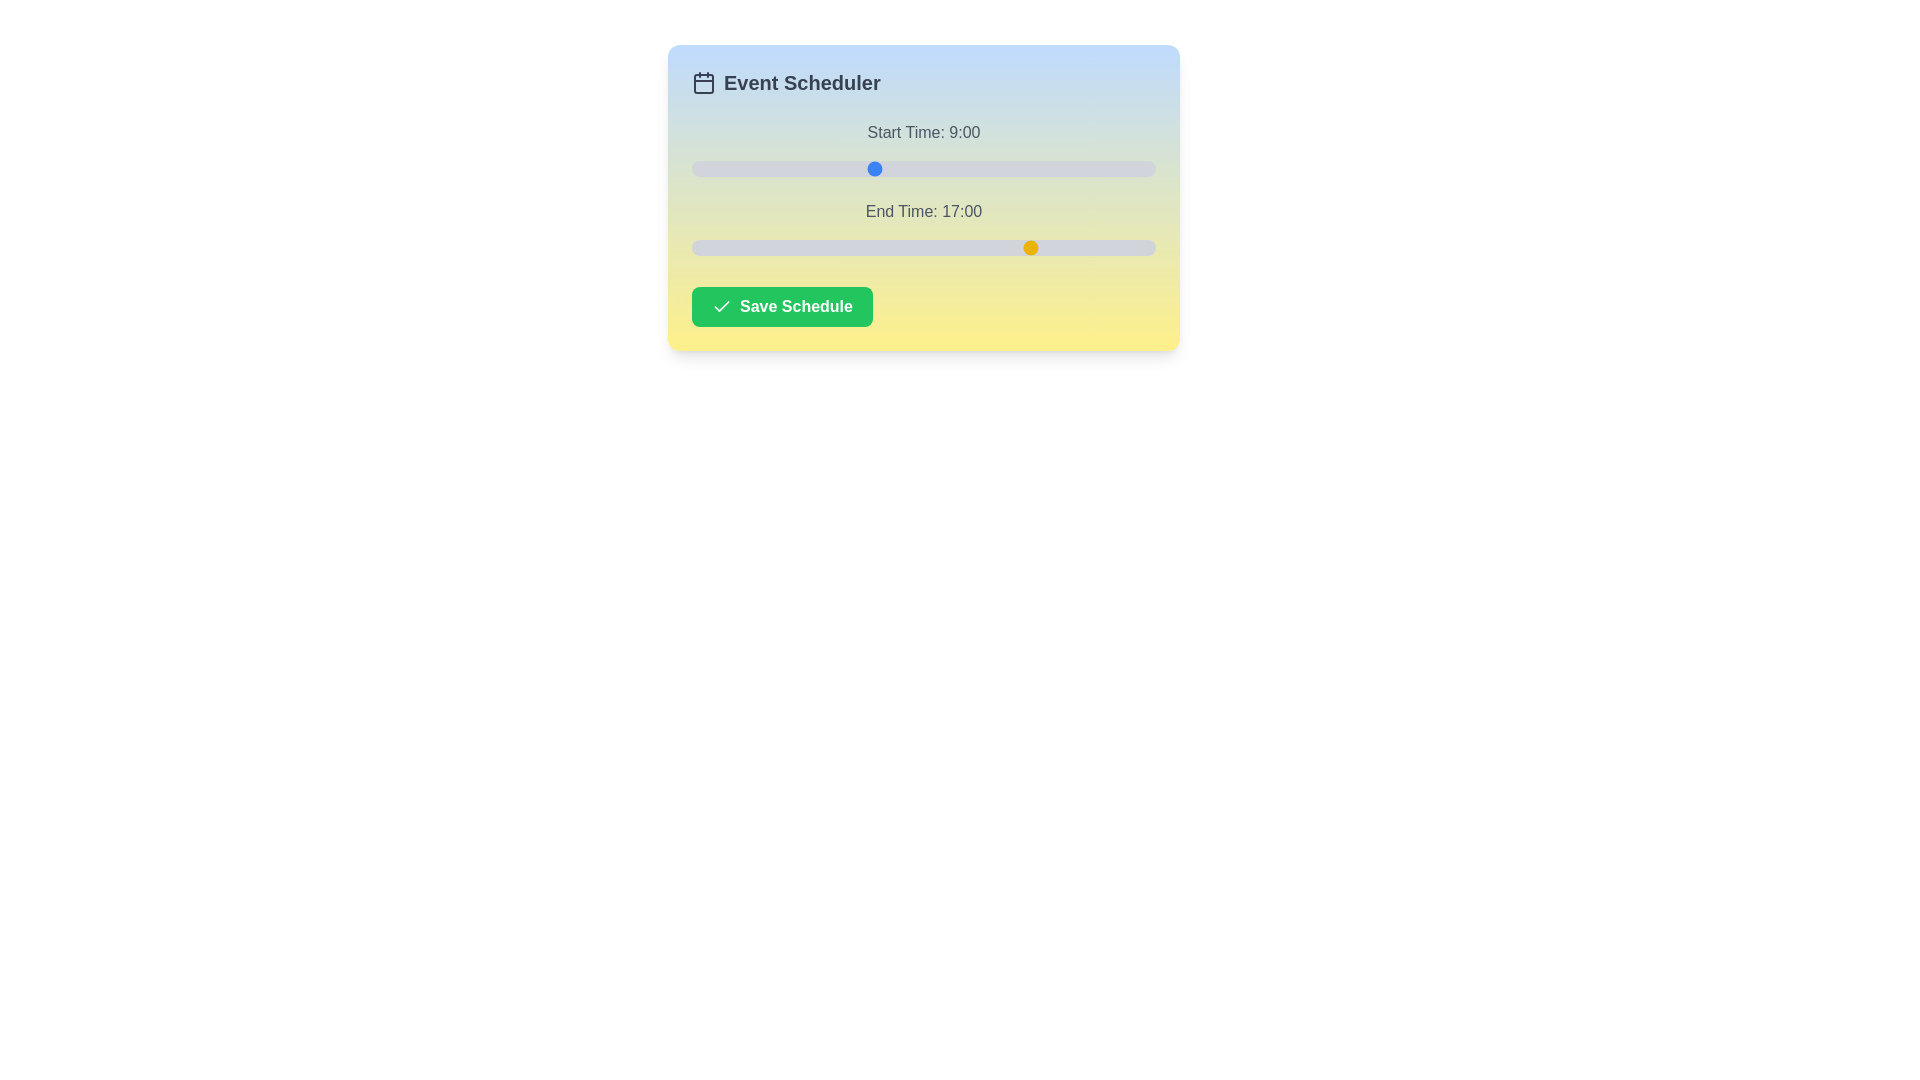 The height and width of the screenshot is (1080, 1920). What do you see at coordinates (791, 246) in the screenshot?
I see `the end time slider to 5` at bounding box center [791, 246].